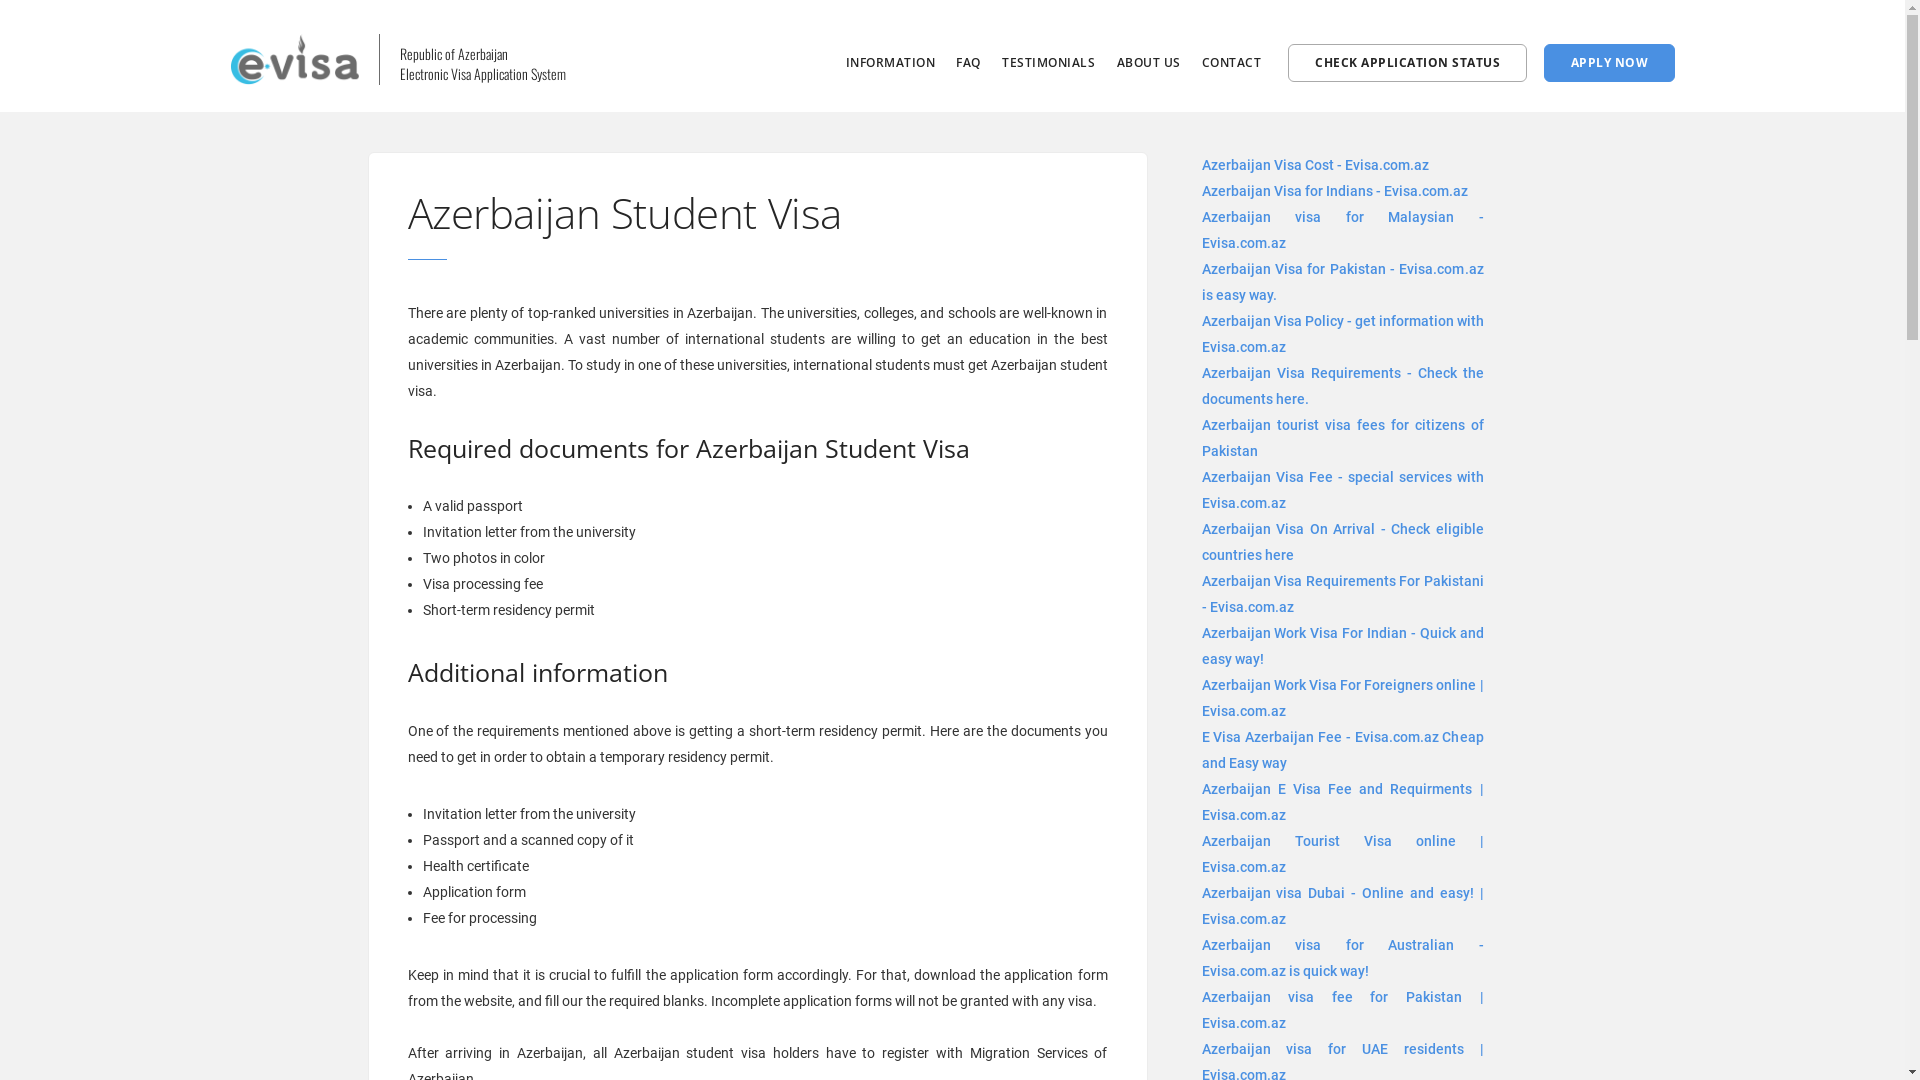 The width and height of the screenshot is (1920, 1080). Describe the element at coordinates (1200, 191) in the screenshot. I see `'Azerbaijan Visa for Indians - Evisa.com.az'` at that location.